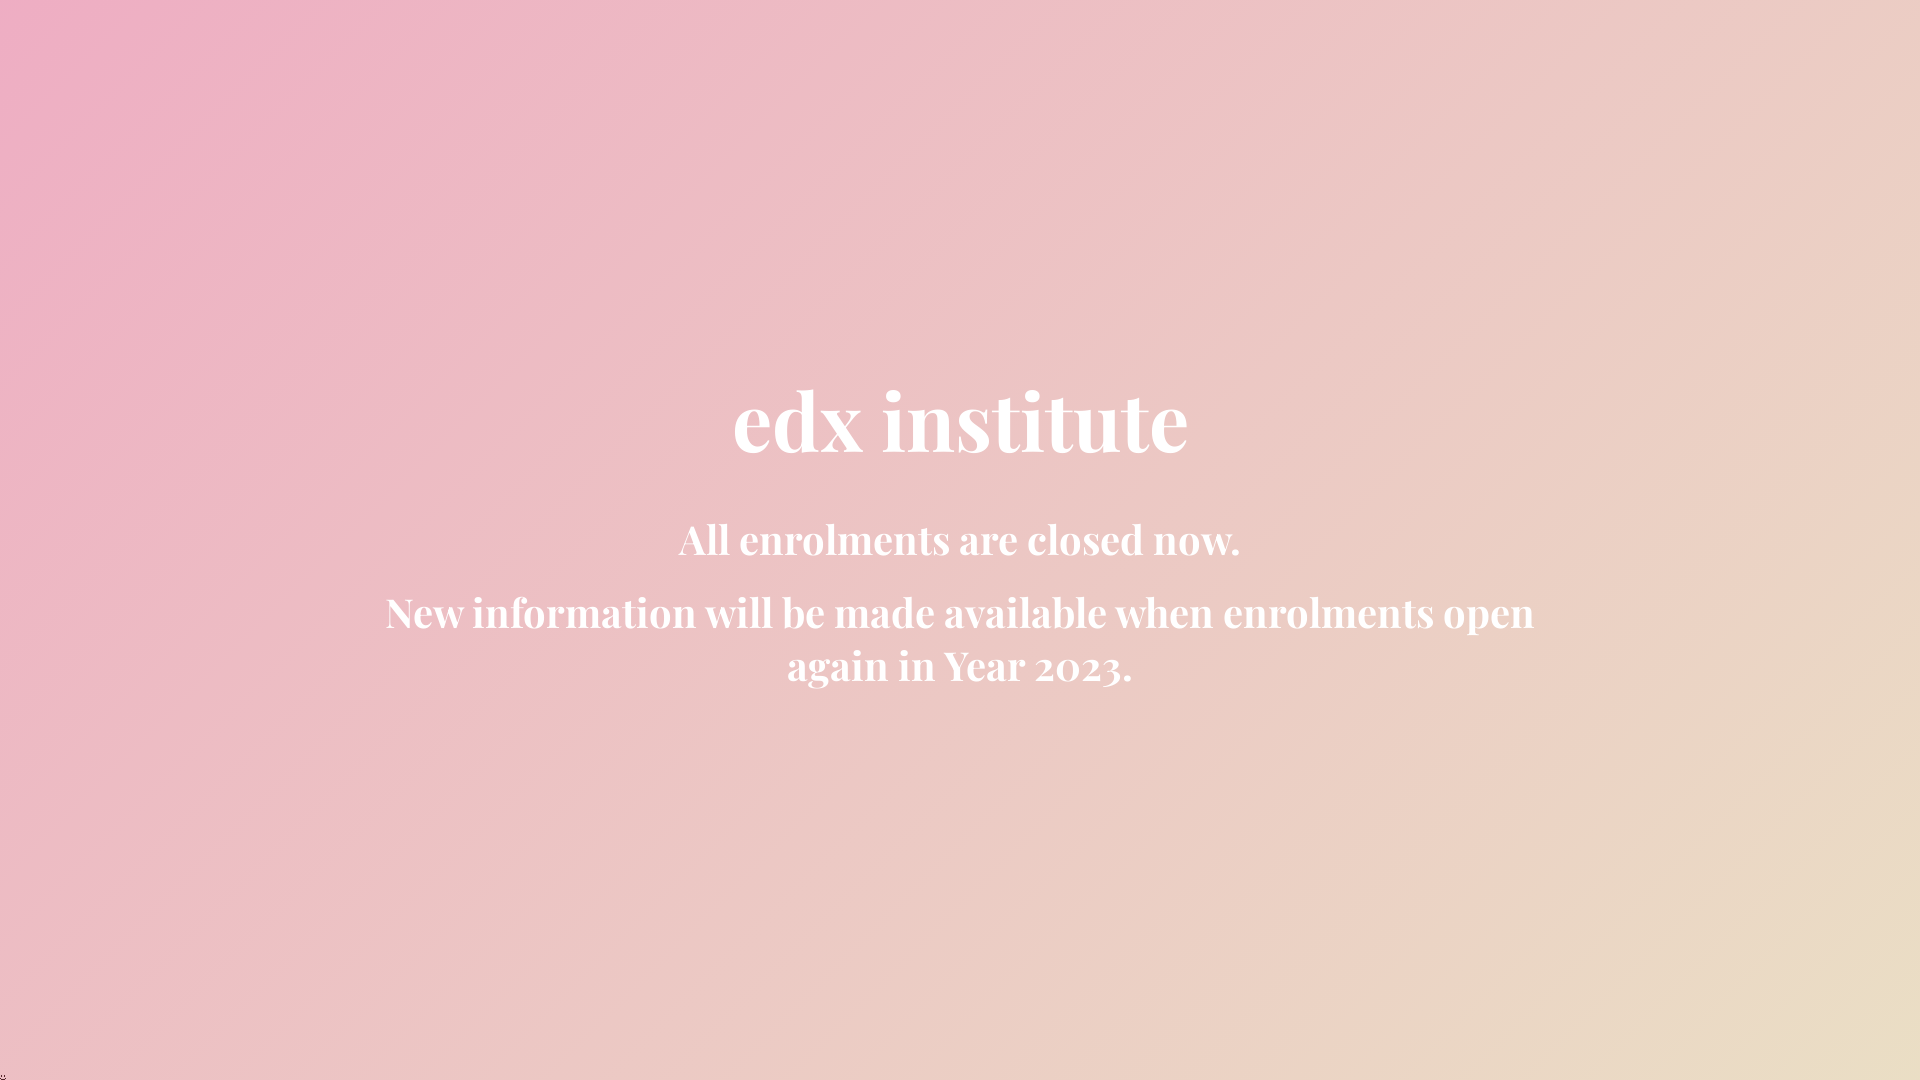 The width and height of the screenshot is (1920, 1080). Describe the element at coordinates (960, 435) in the screenshot. I see `'edx institute'` at that location.